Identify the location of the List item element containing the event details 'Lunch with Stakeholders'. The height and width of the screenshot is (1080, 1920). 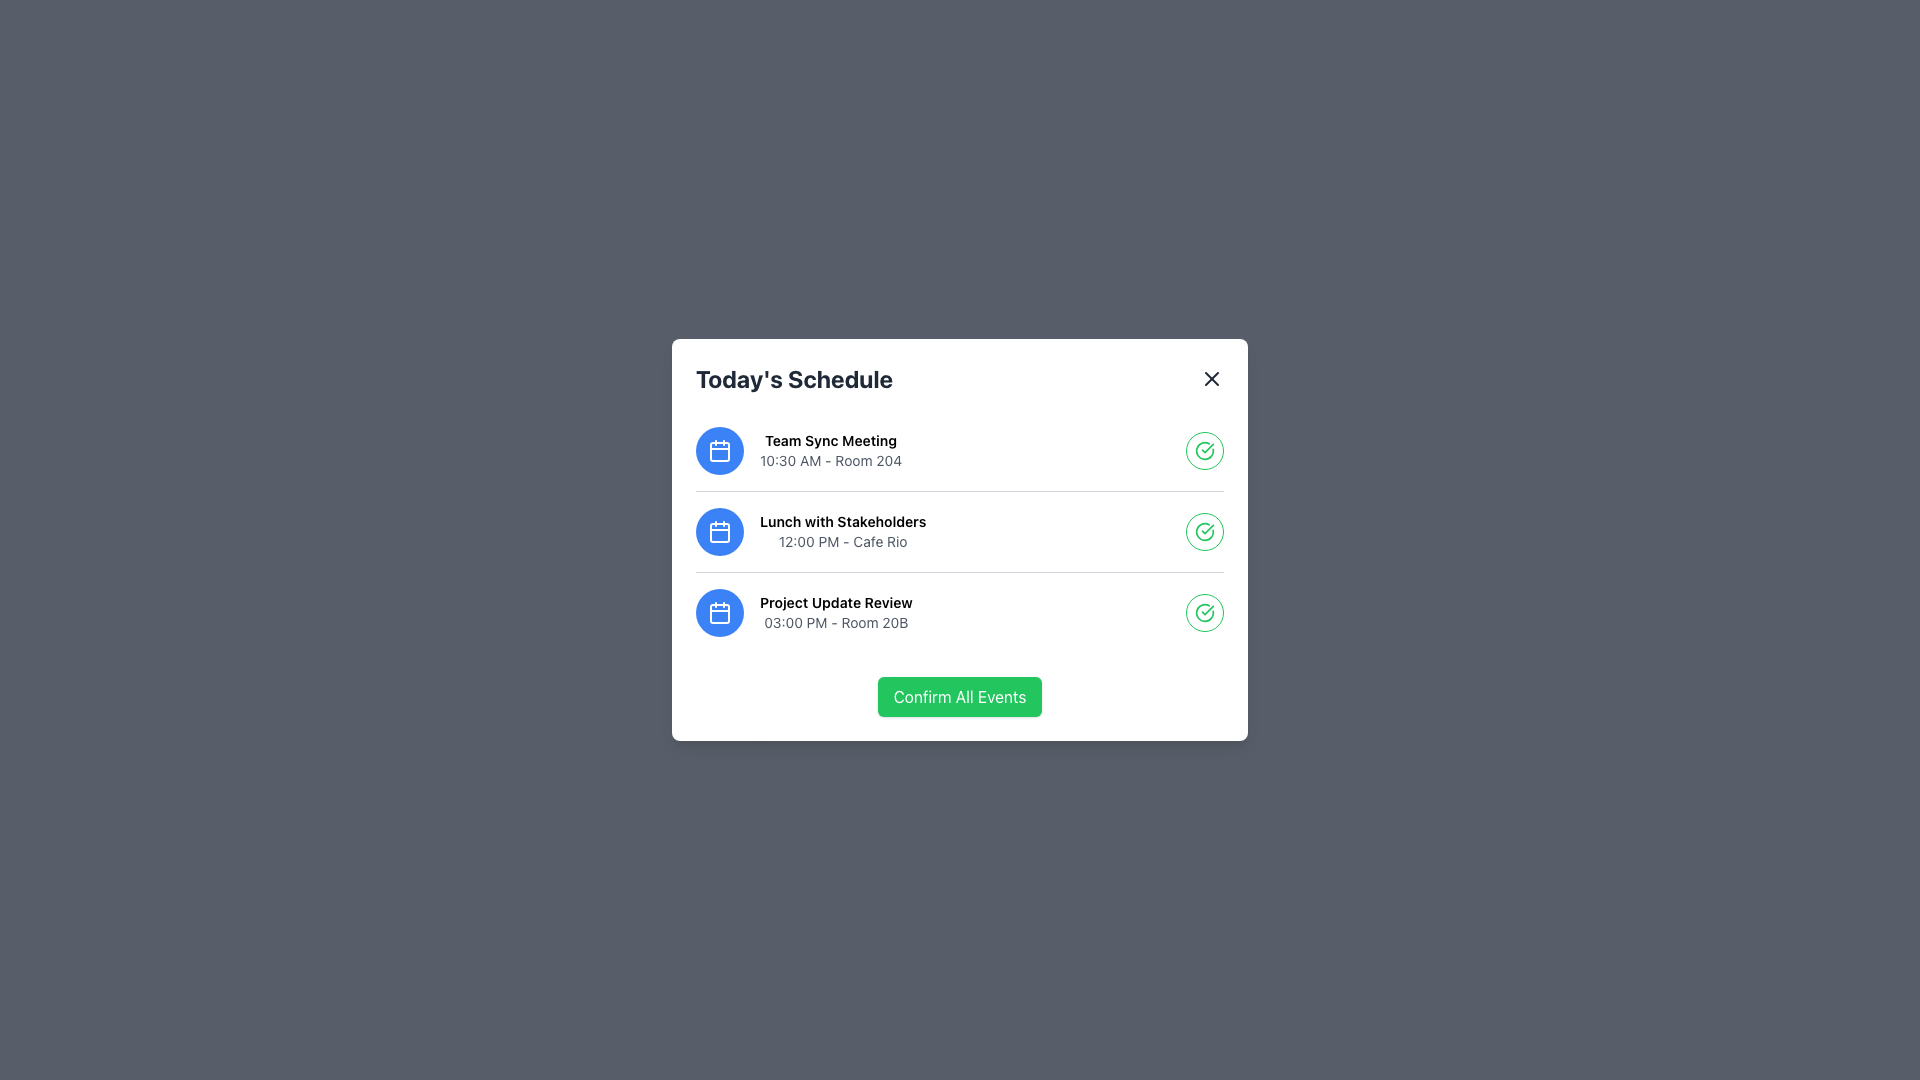
(960, 530).